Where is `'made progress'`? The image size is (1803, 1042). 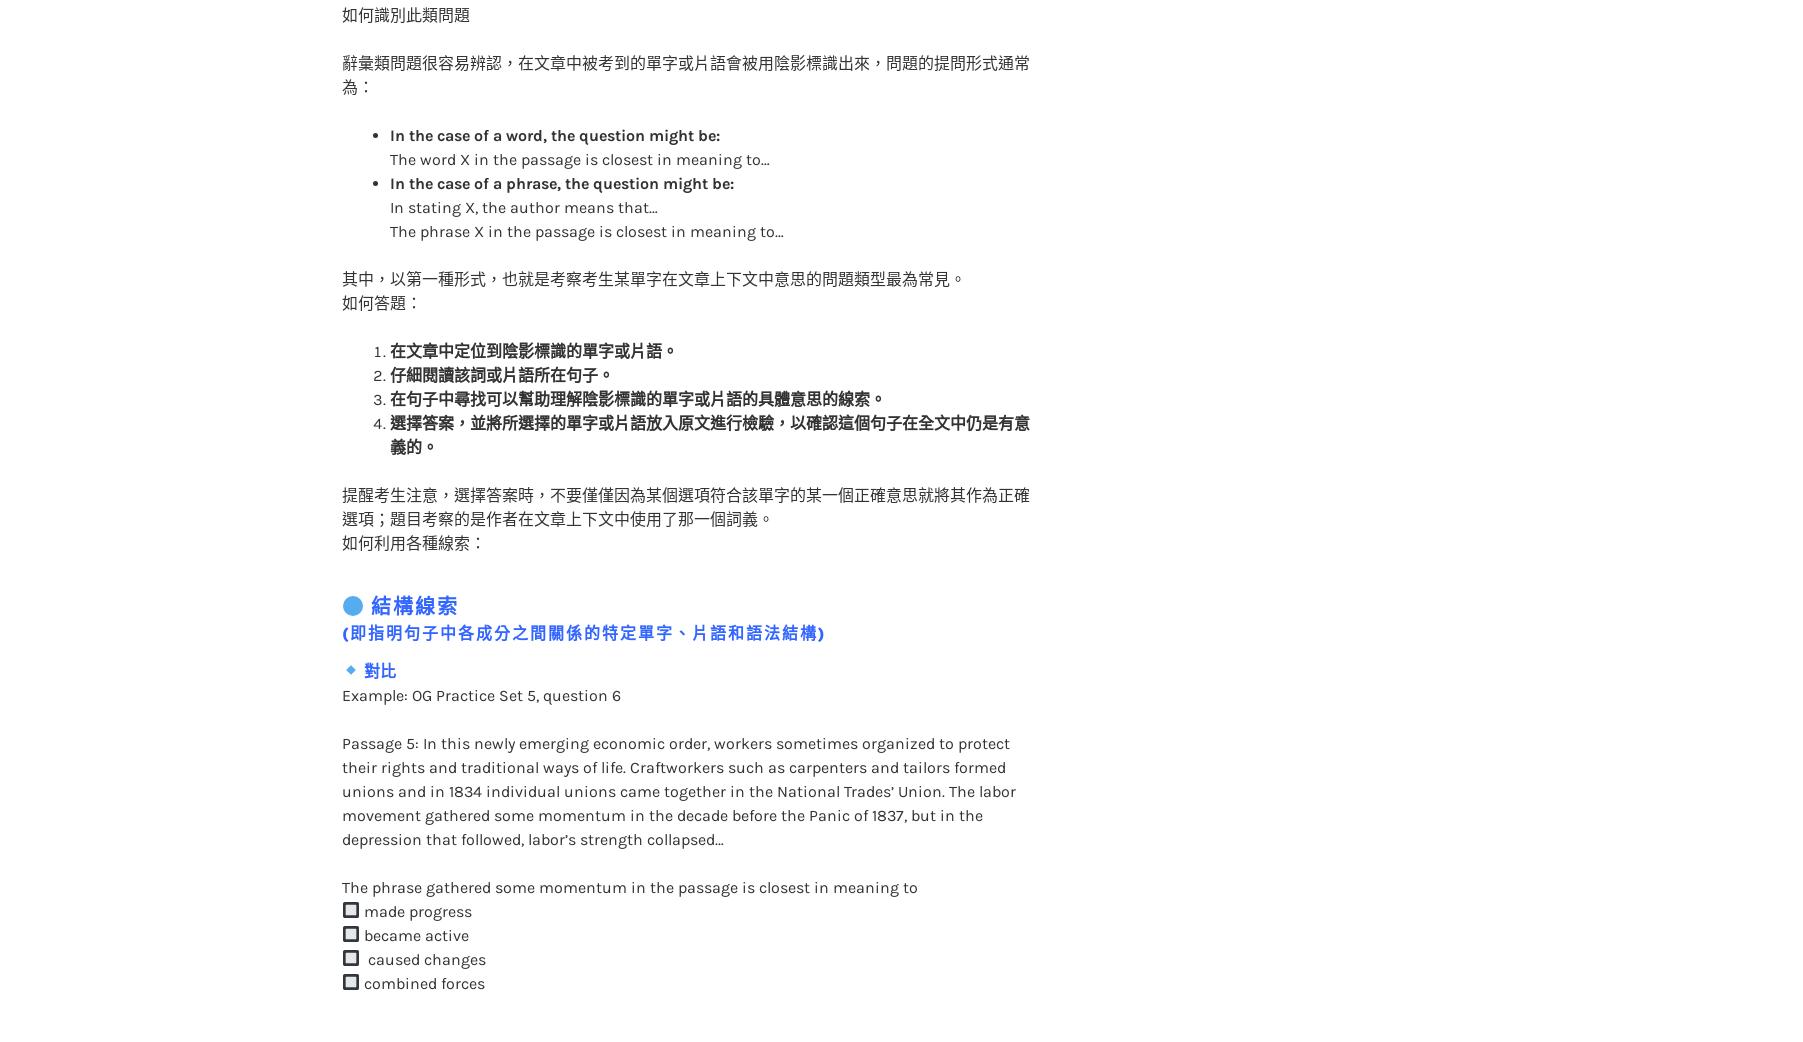 'made progress' is located at coordinates (415, 869).